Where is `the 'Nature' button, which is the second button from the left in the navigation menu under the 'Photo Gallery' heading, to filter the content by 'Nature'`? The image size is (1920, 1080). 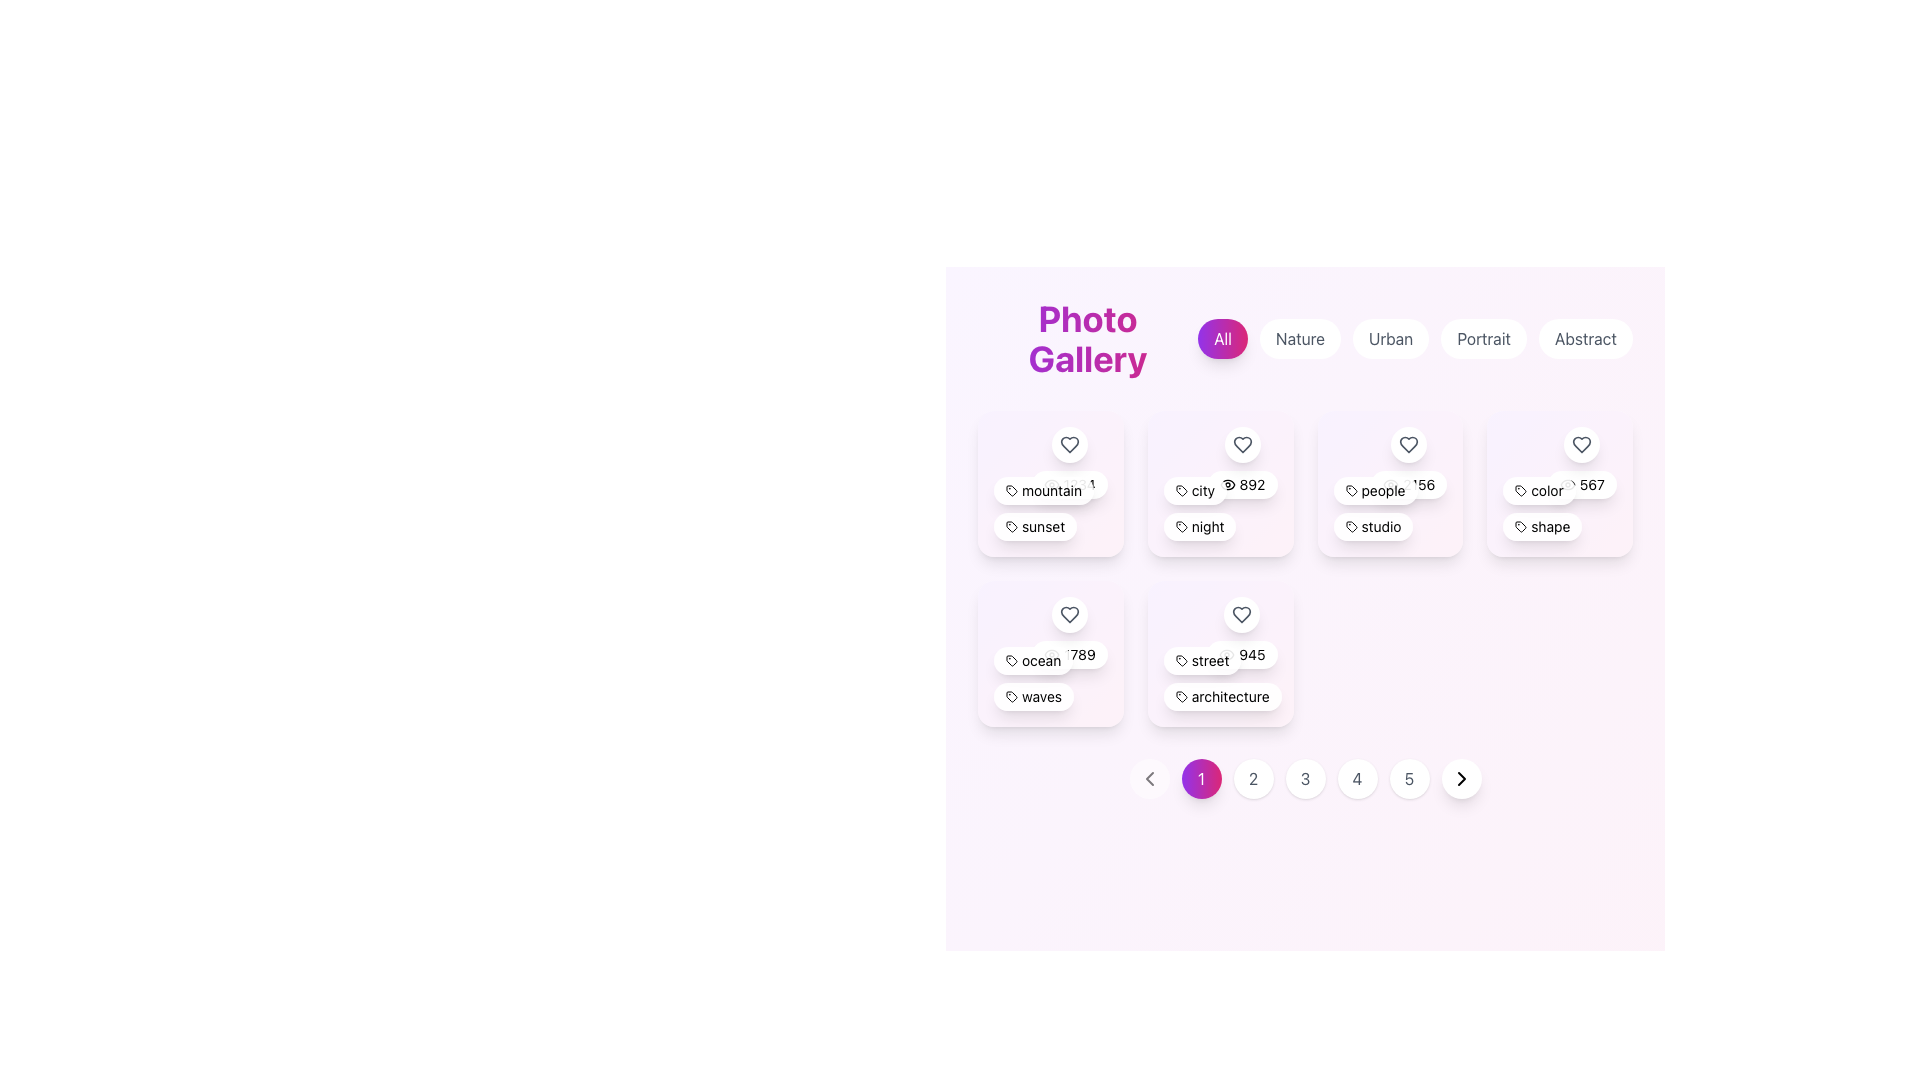 the 'Nature' button, which is the second button from the left in the navigation menu under the 'Photo Gallery' heading, to filter the content by 'Nature' is located at coordinates (1300, 338).